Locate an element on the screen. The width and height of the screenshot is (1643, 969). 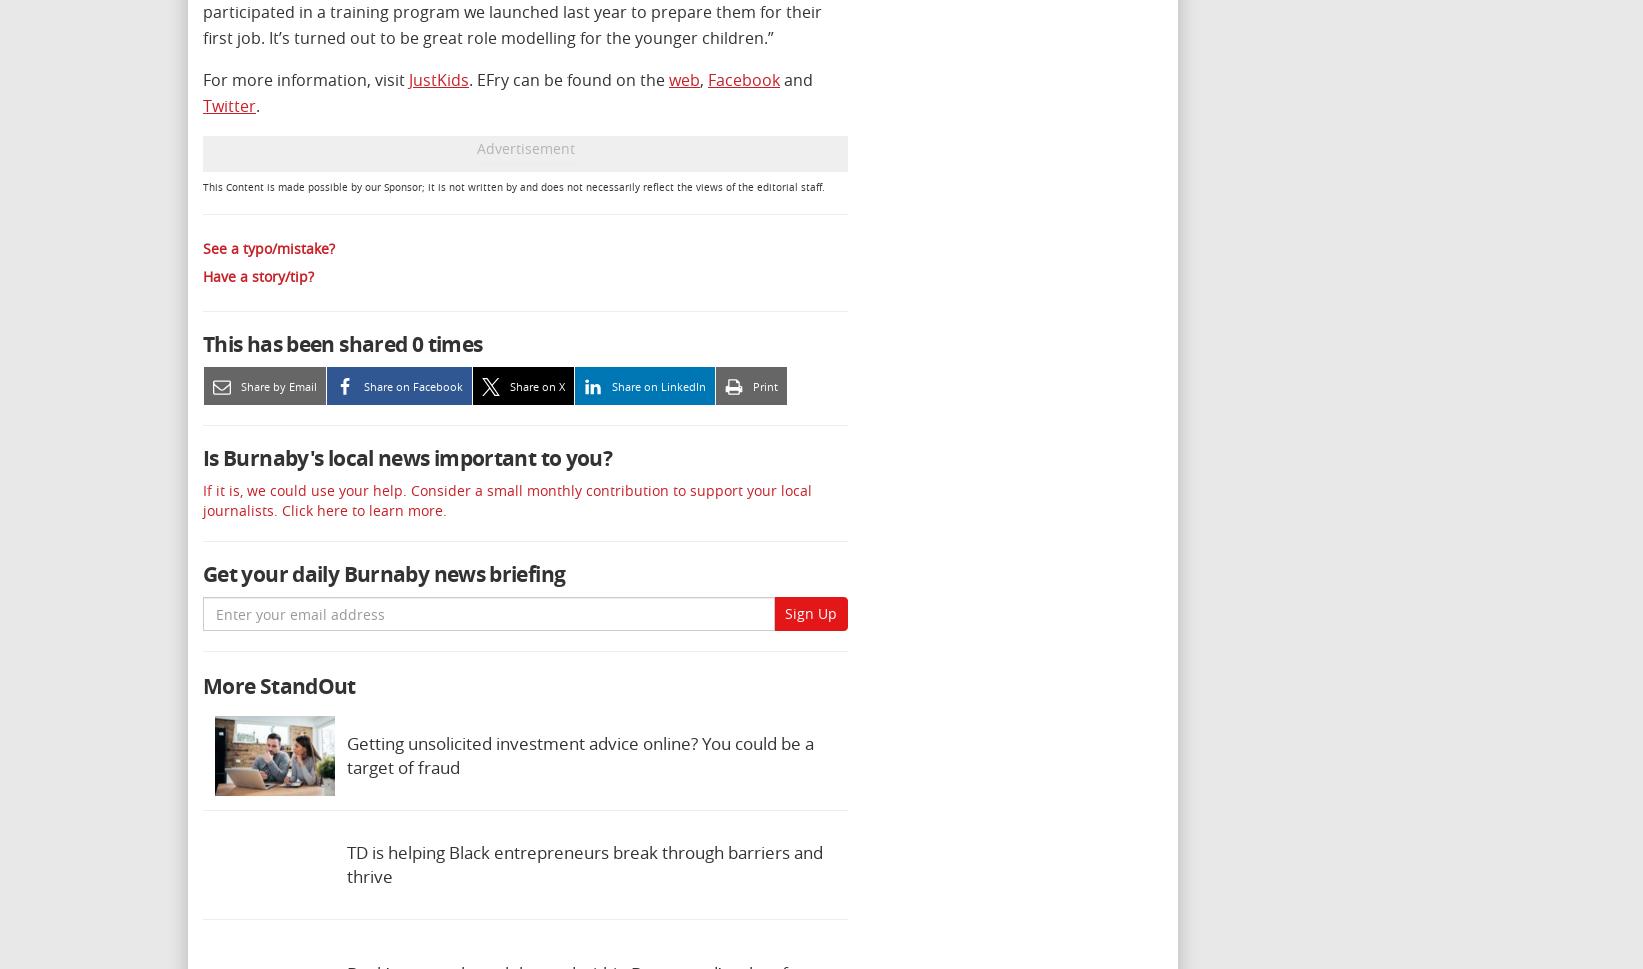
'and' is located at coordinates (796, 79).